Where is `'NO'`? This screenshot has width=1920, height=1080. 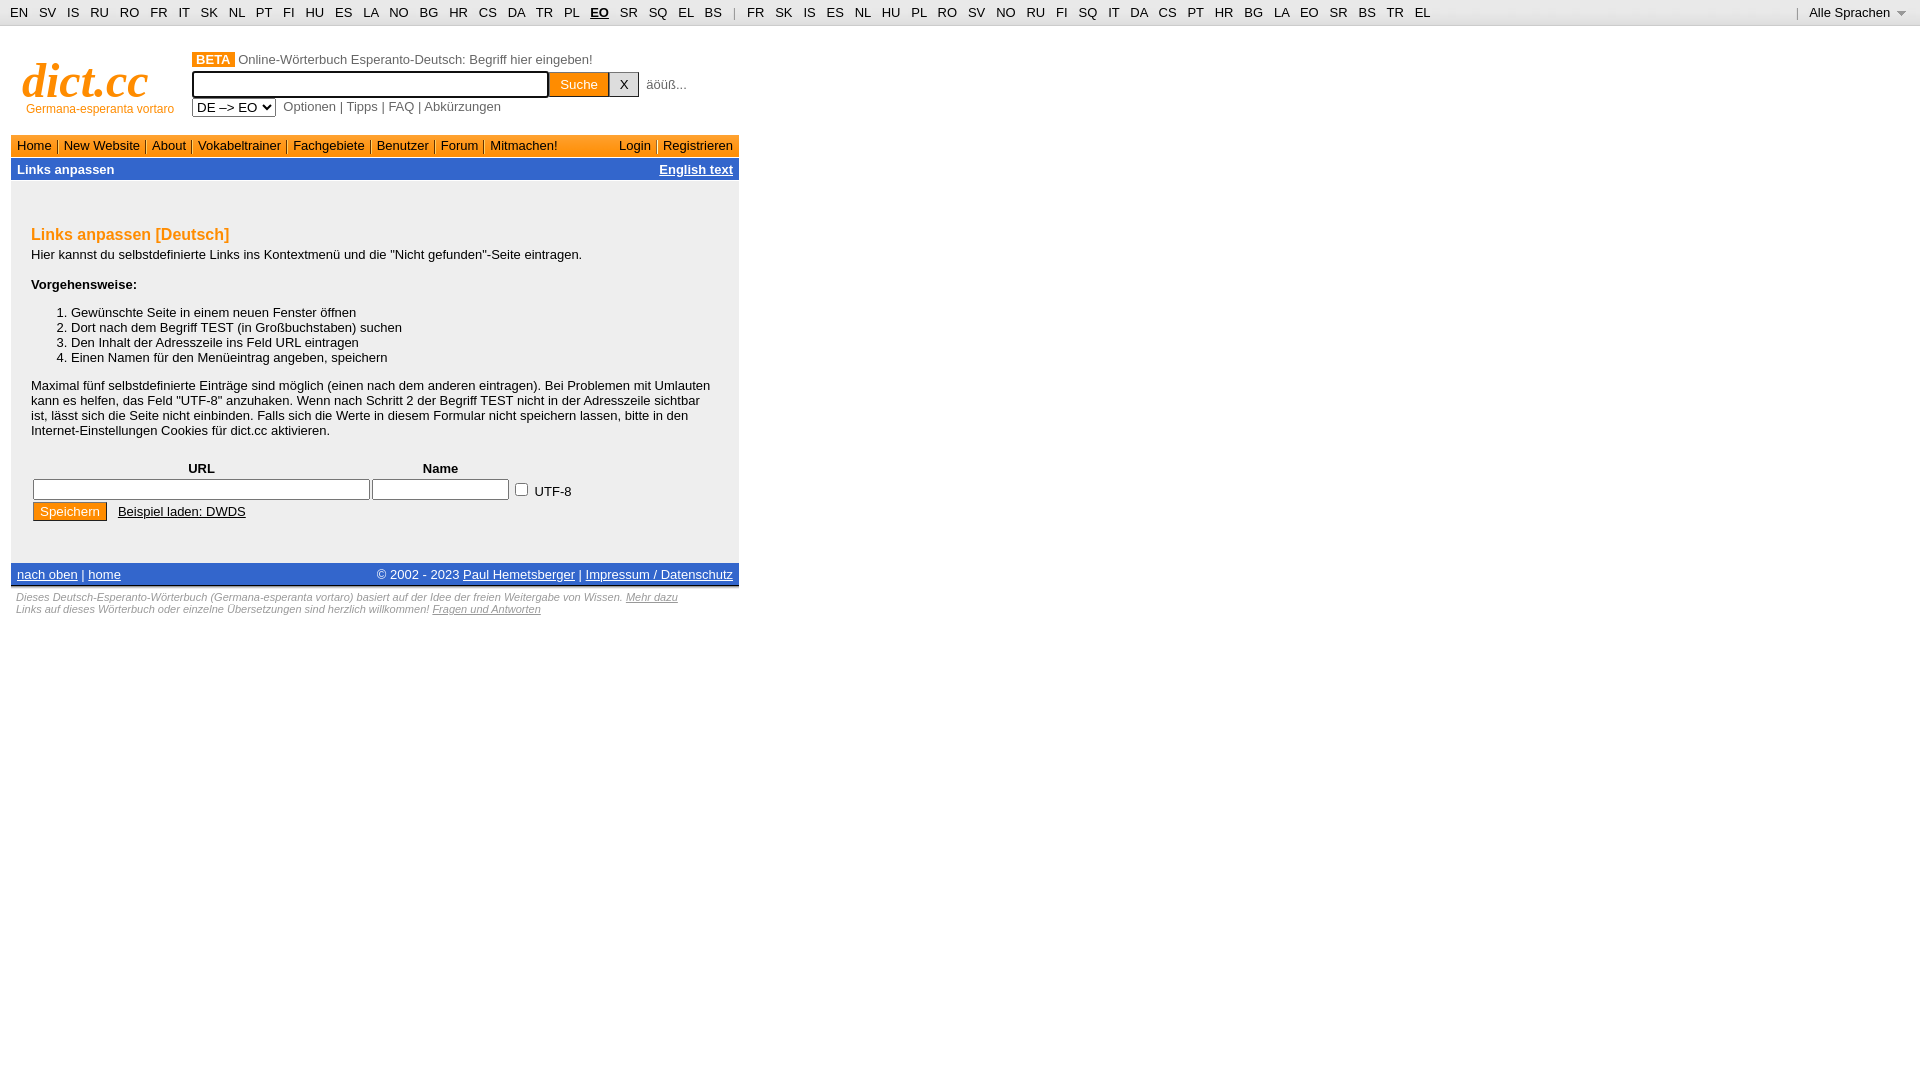
'NO' is located at coordinates (1006, 12).